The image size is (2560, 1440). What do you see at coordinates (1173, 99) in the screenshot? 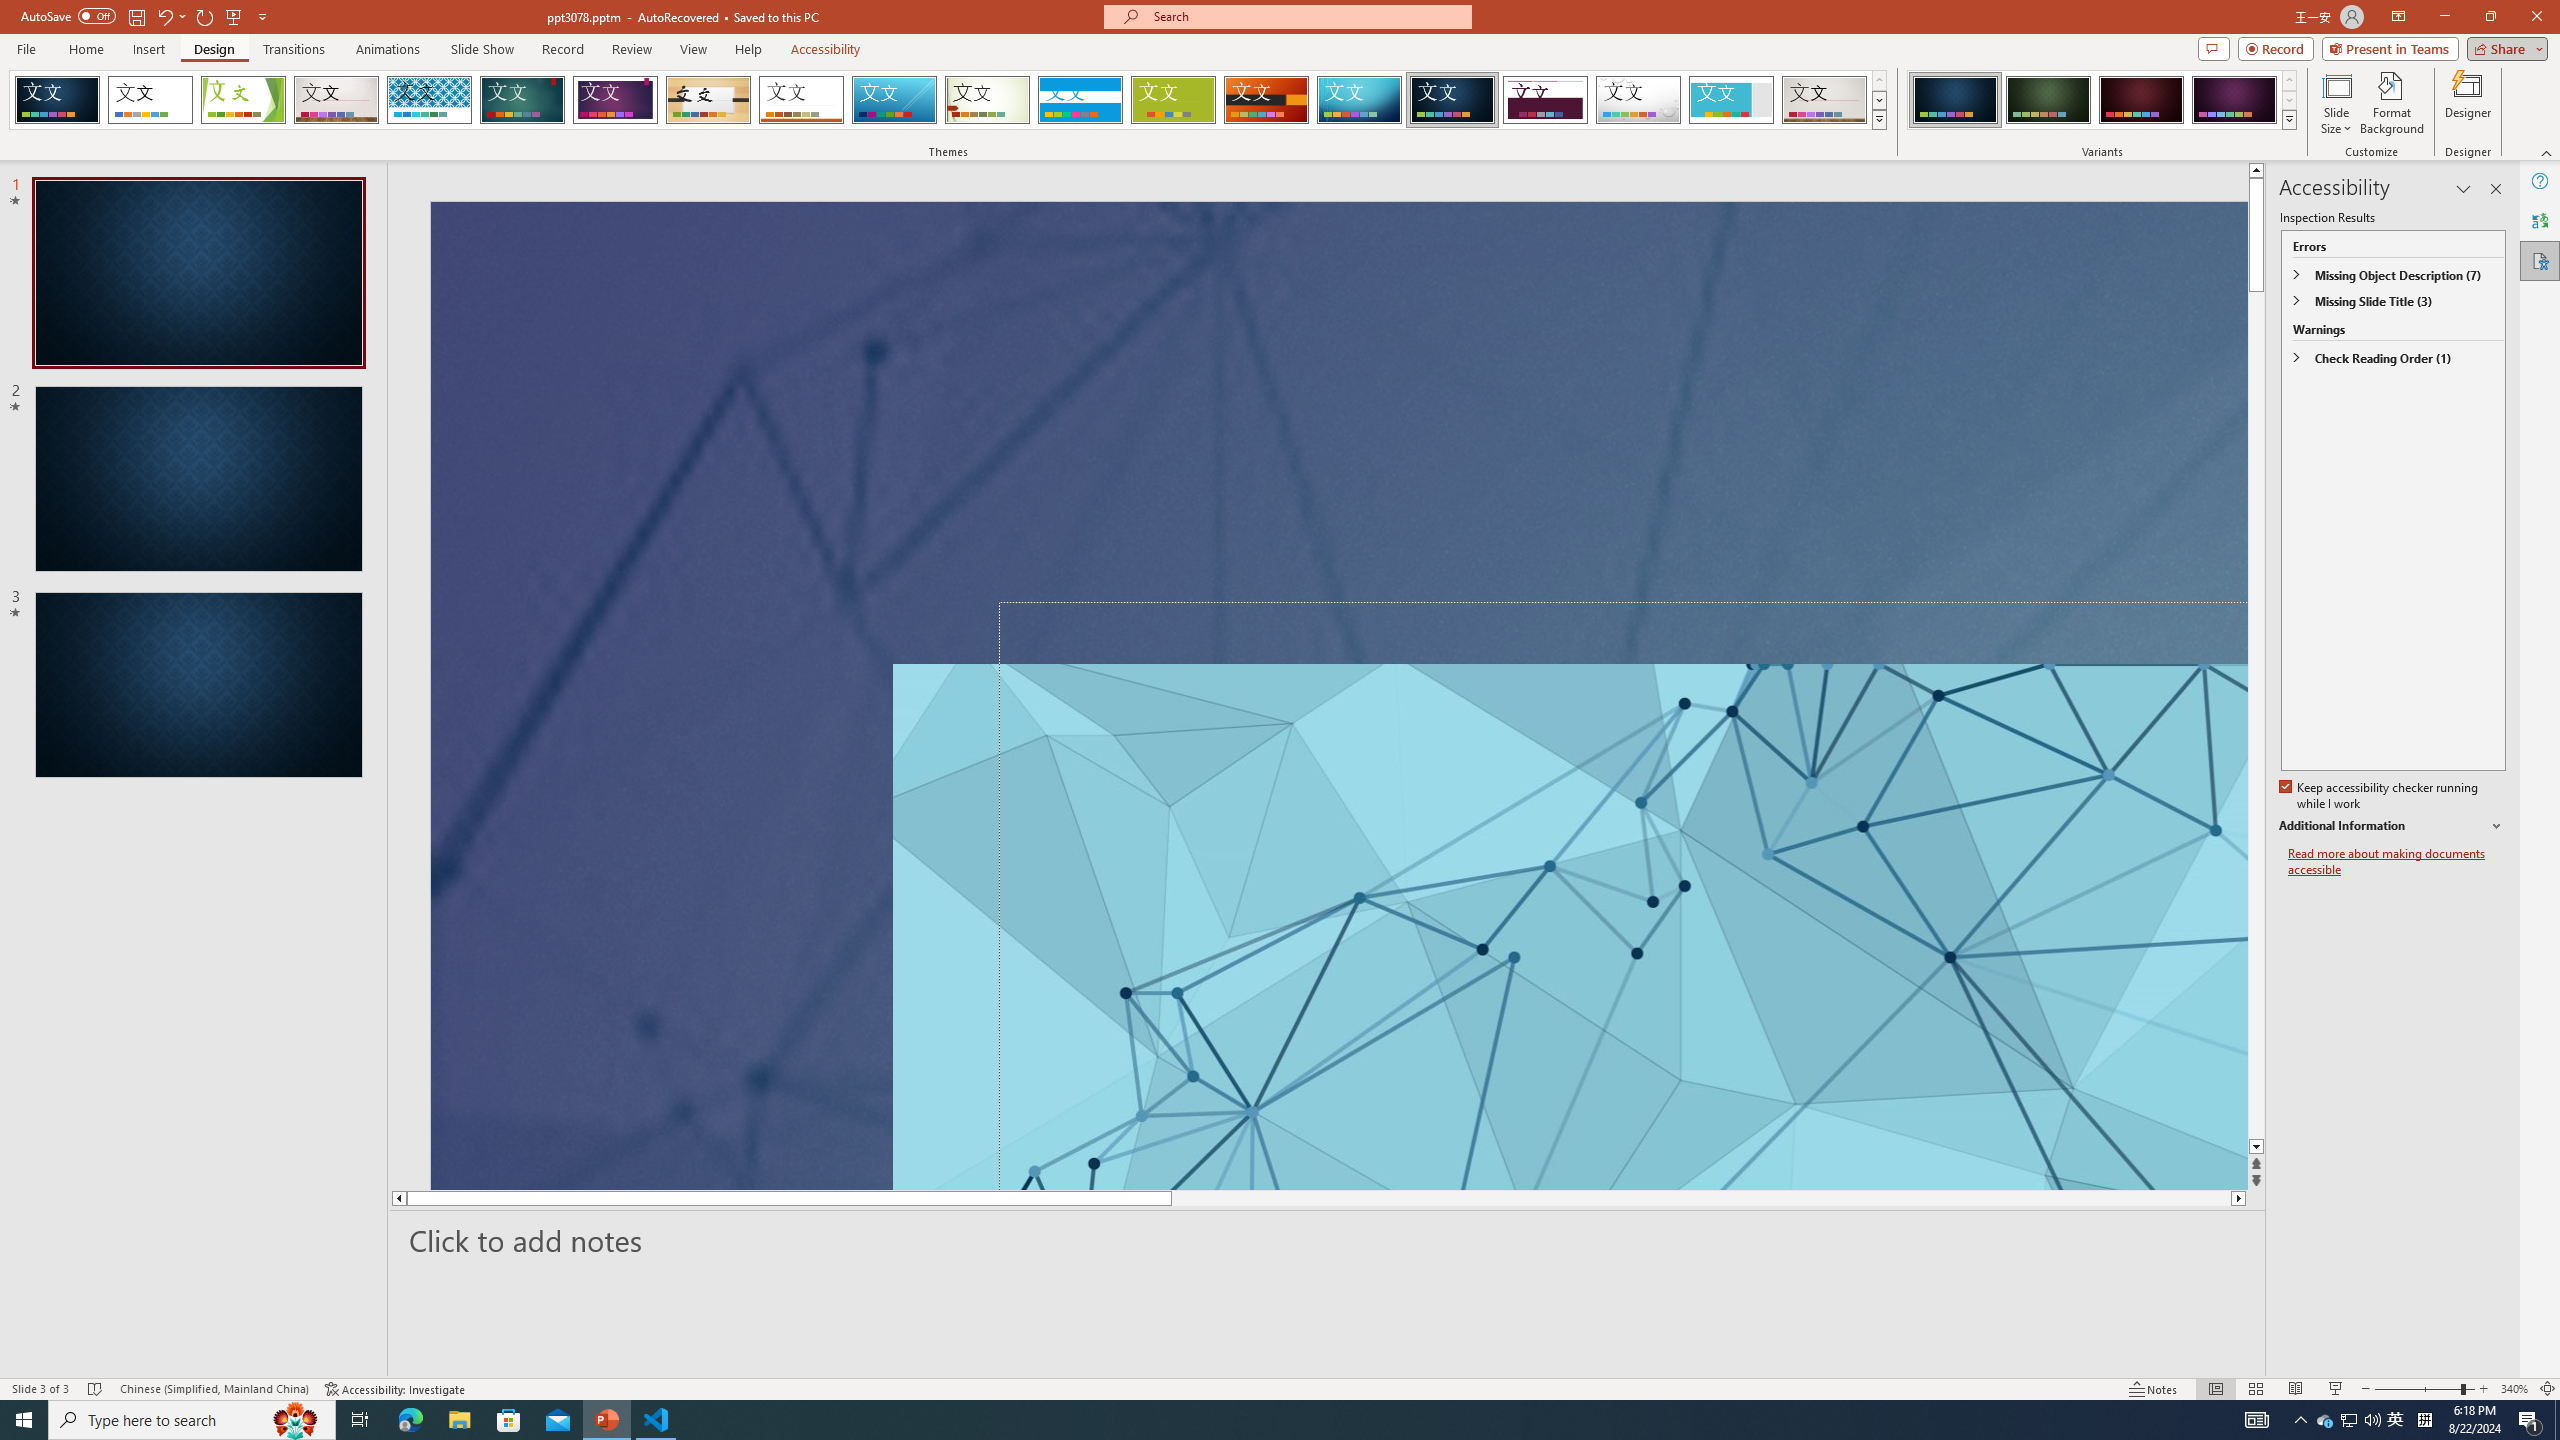
I see `'Basis'` at bounding box center [1173, 99].